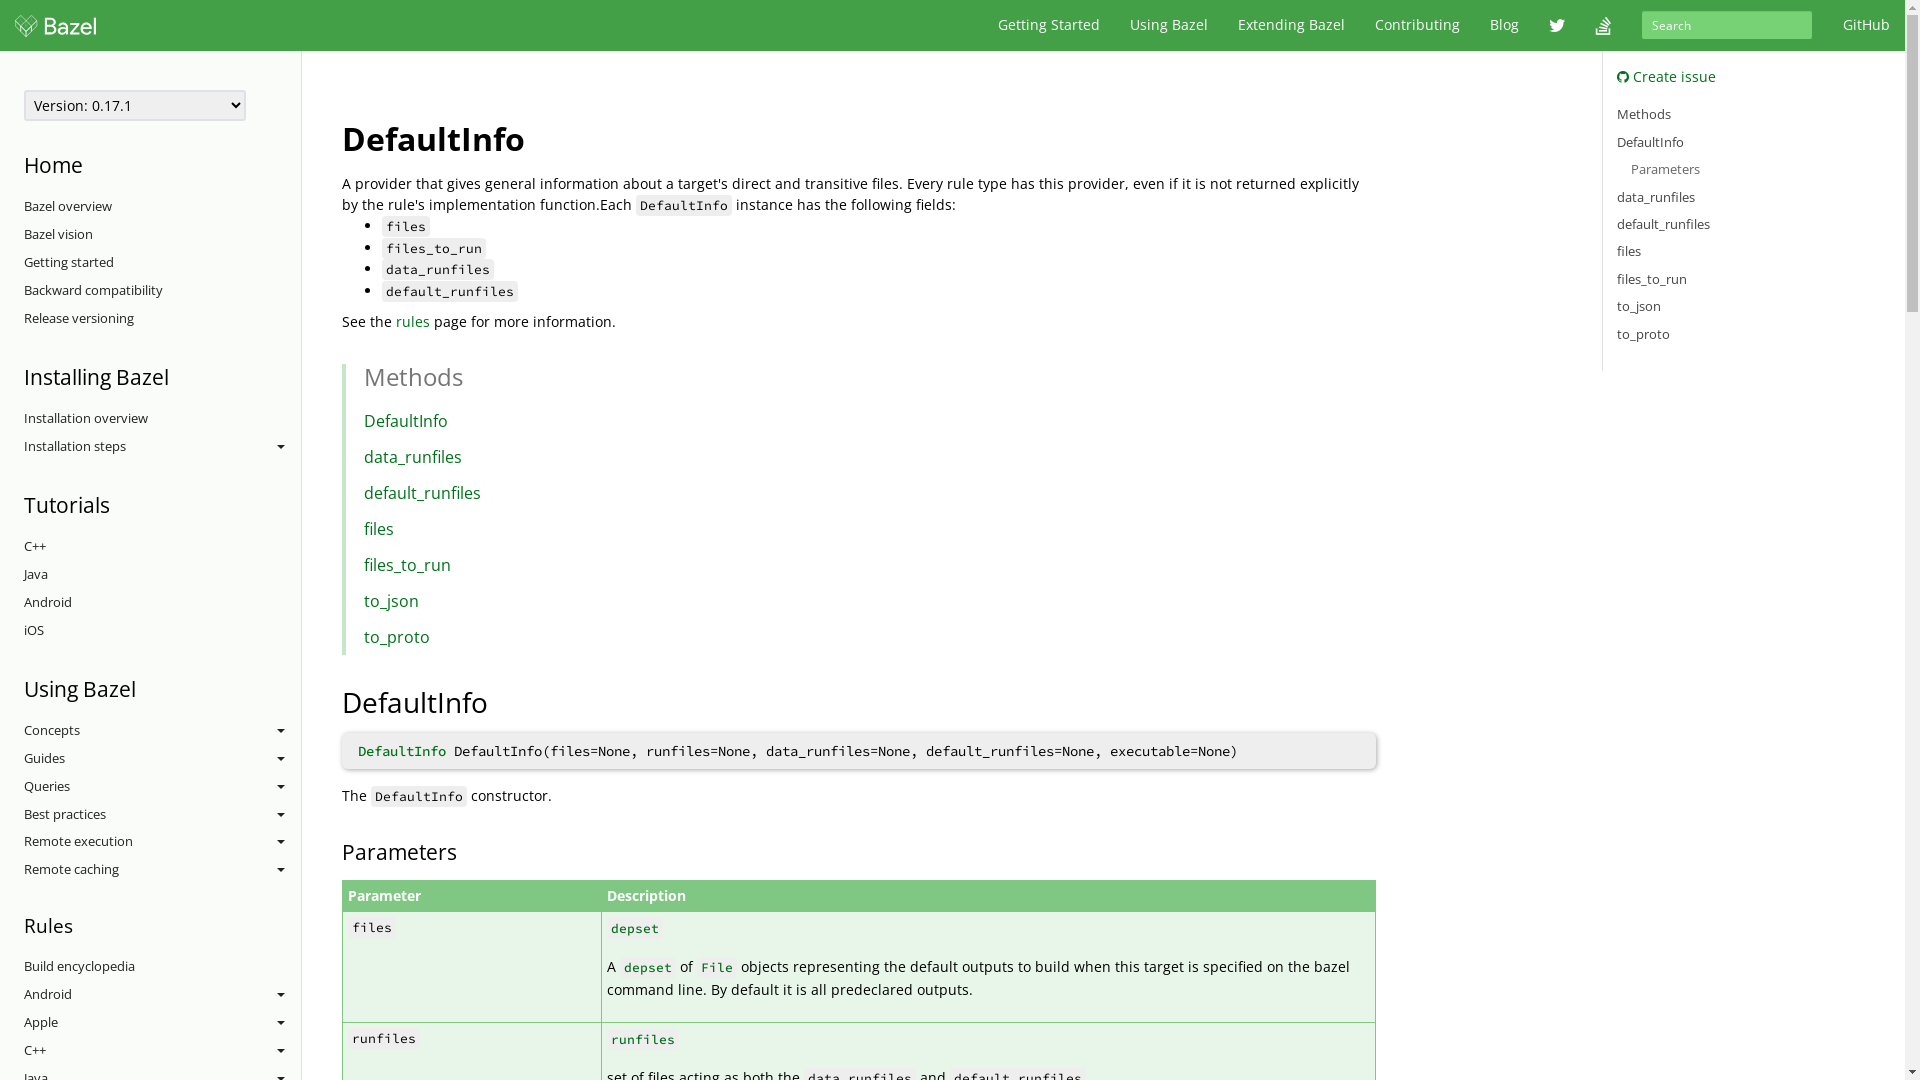  What do you see at coordinates (1474, 24) in the screenshot?
I see `'Blog'` at bounding box center [1474, 24].